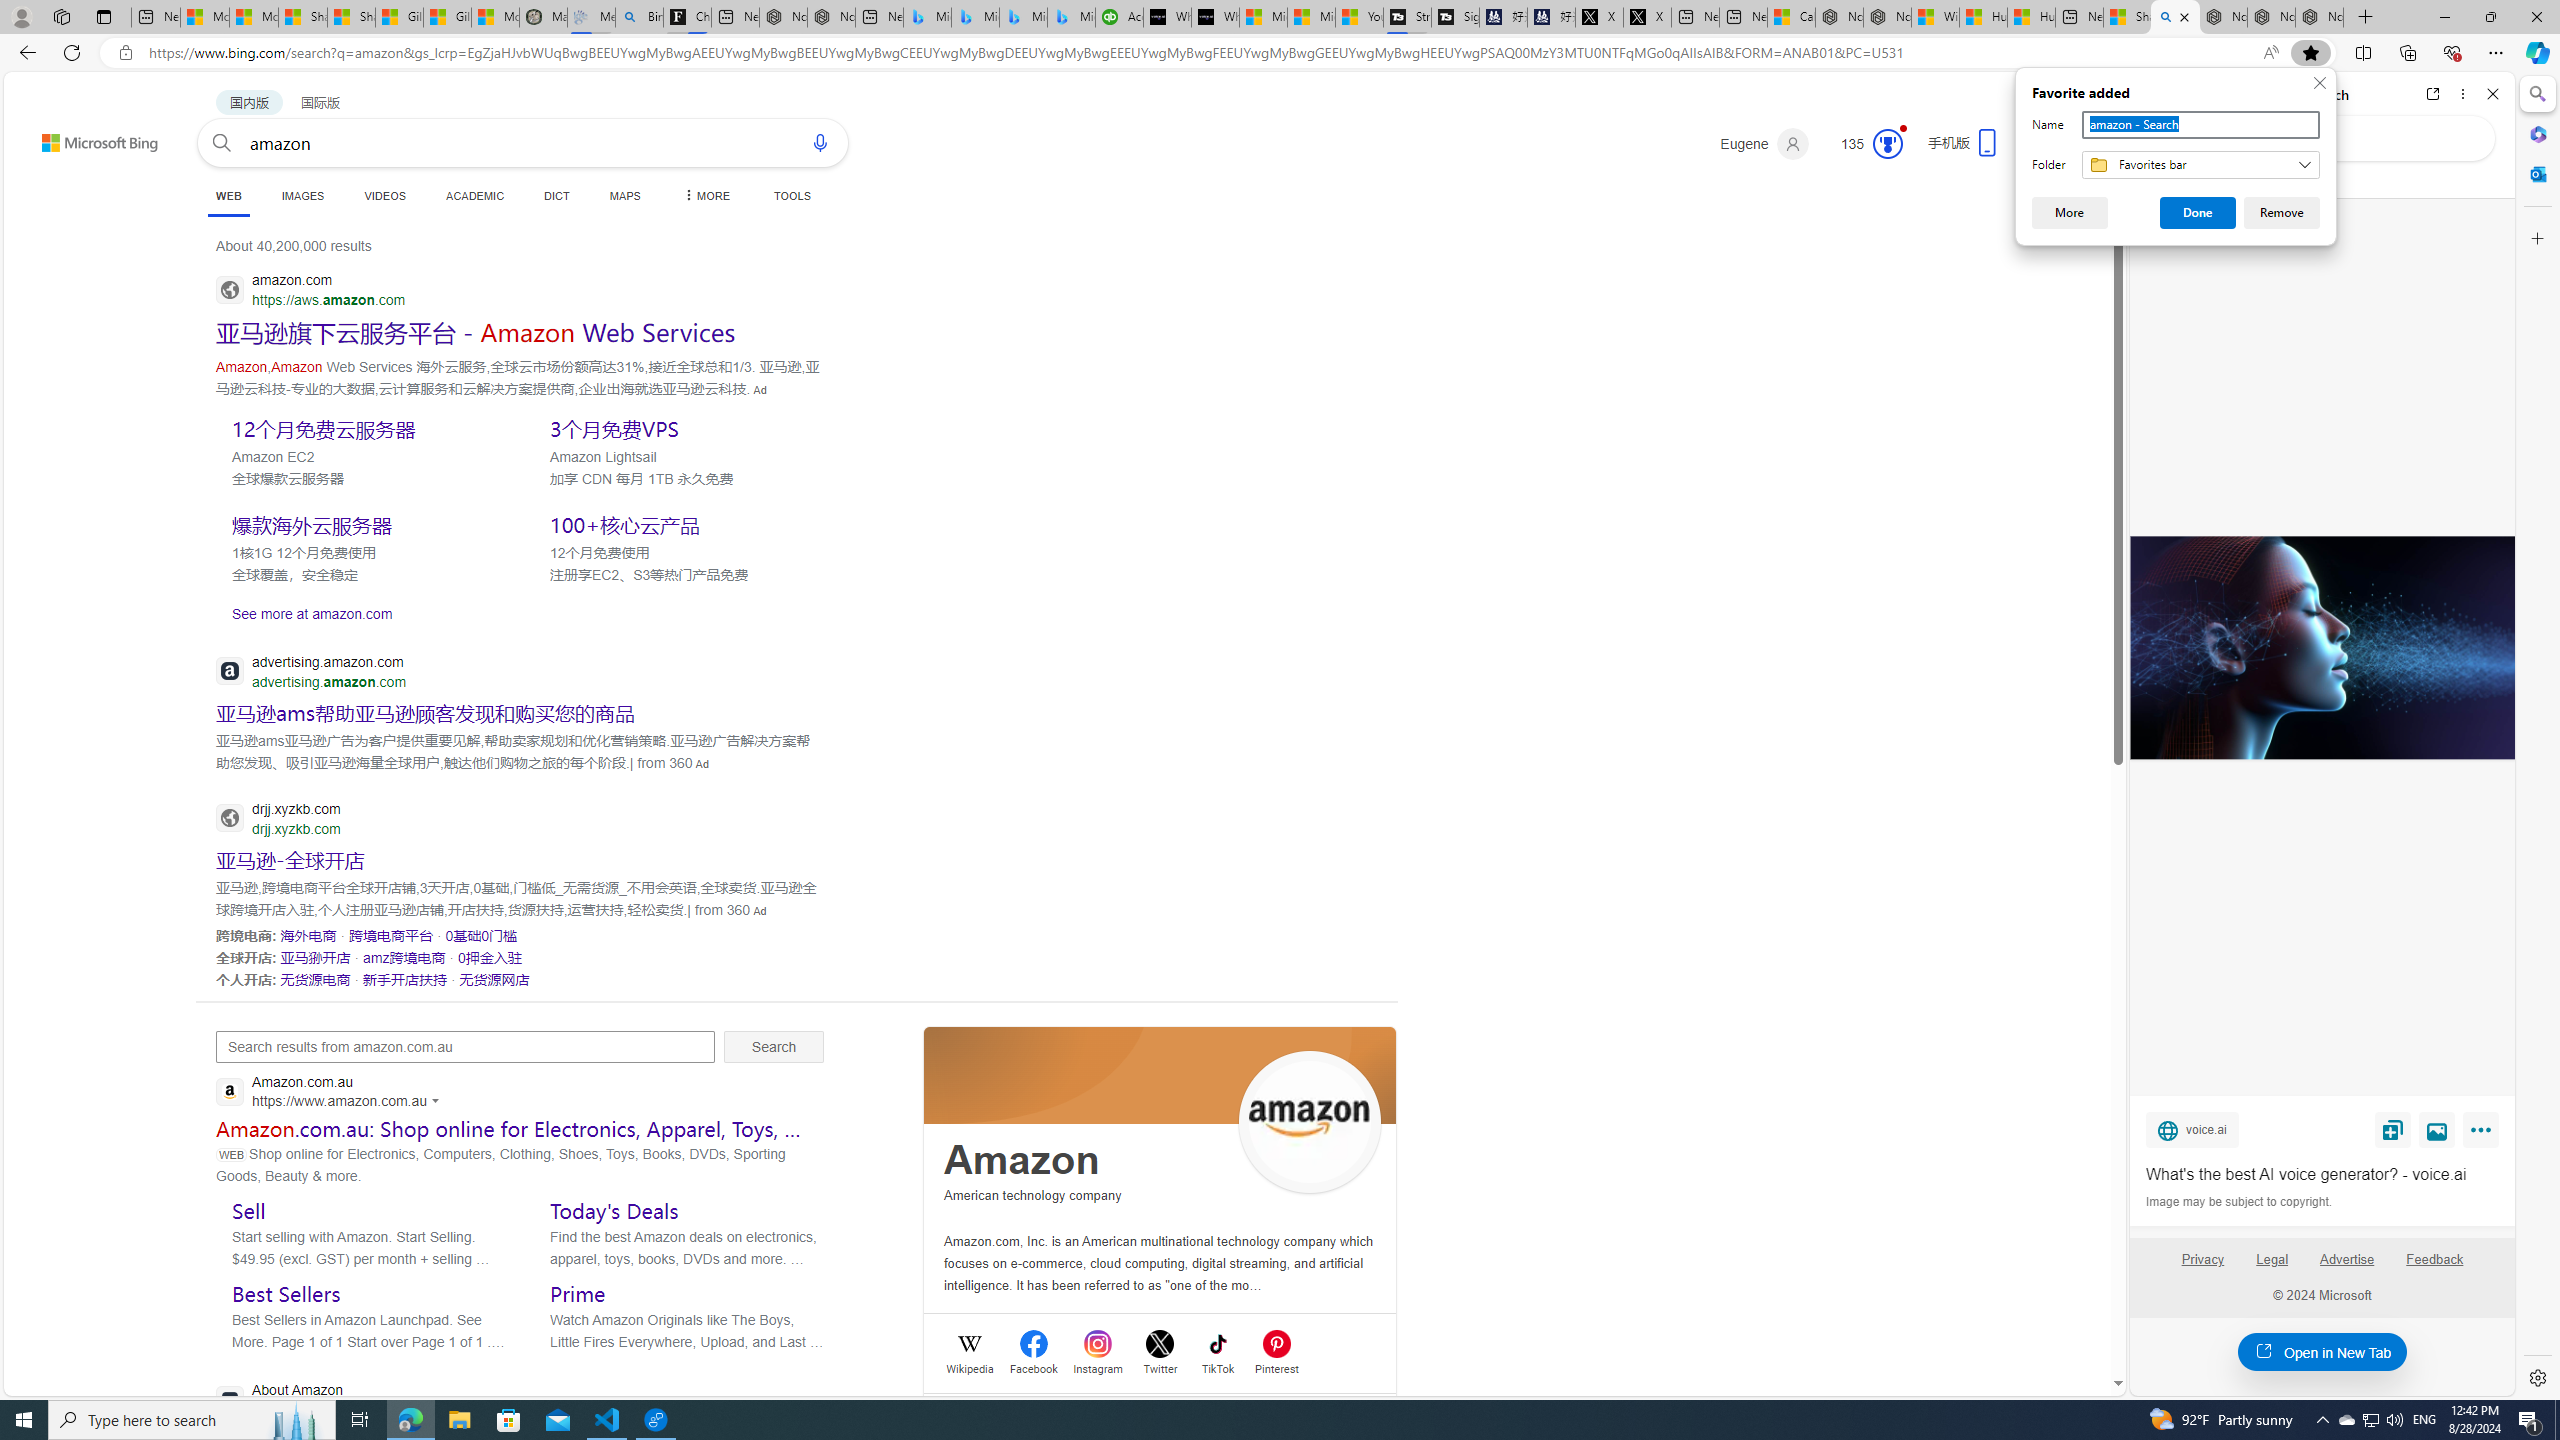 The image size is (2560, 1440). I want to click on 'MORE', so click(704, 195).